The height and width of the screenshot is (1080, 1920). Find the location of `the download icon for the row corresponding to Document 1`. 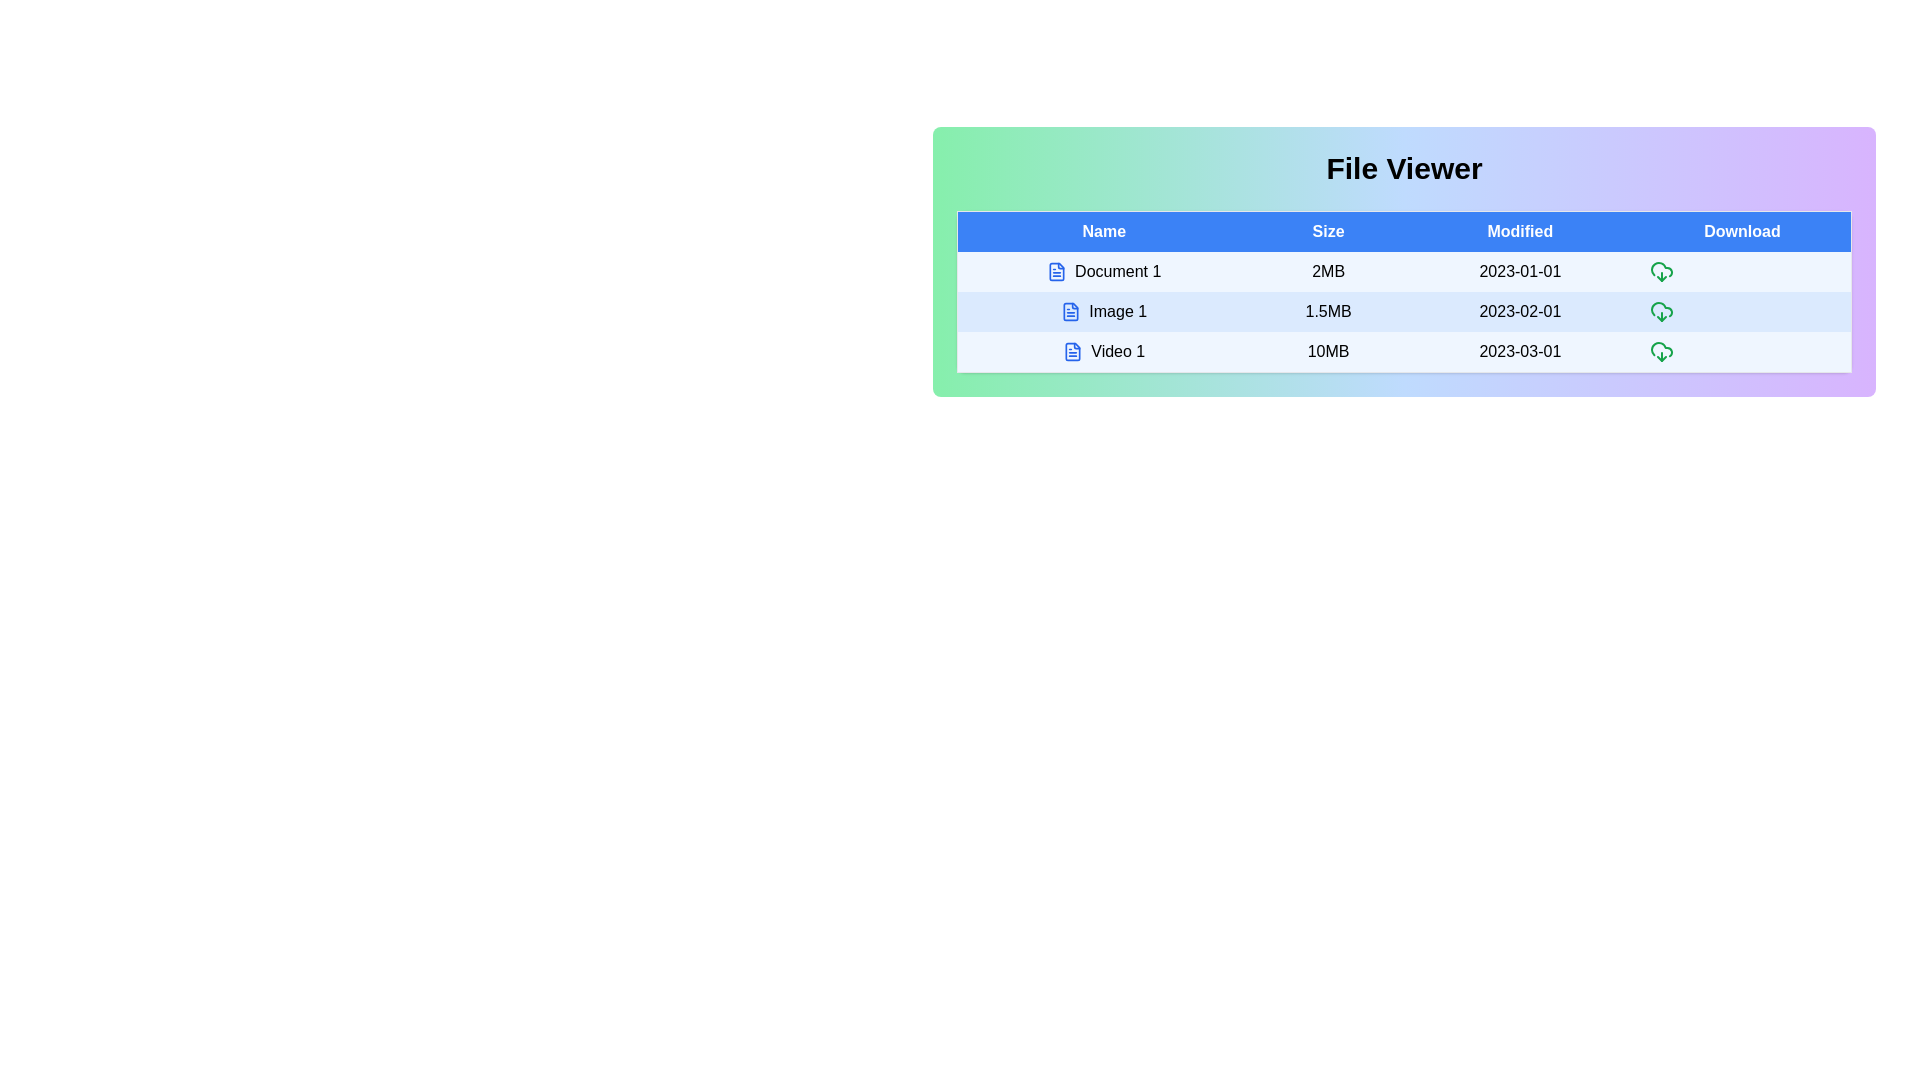

the download icon for the row corresponding to Document 1 is located at coordinates (1661, 272).